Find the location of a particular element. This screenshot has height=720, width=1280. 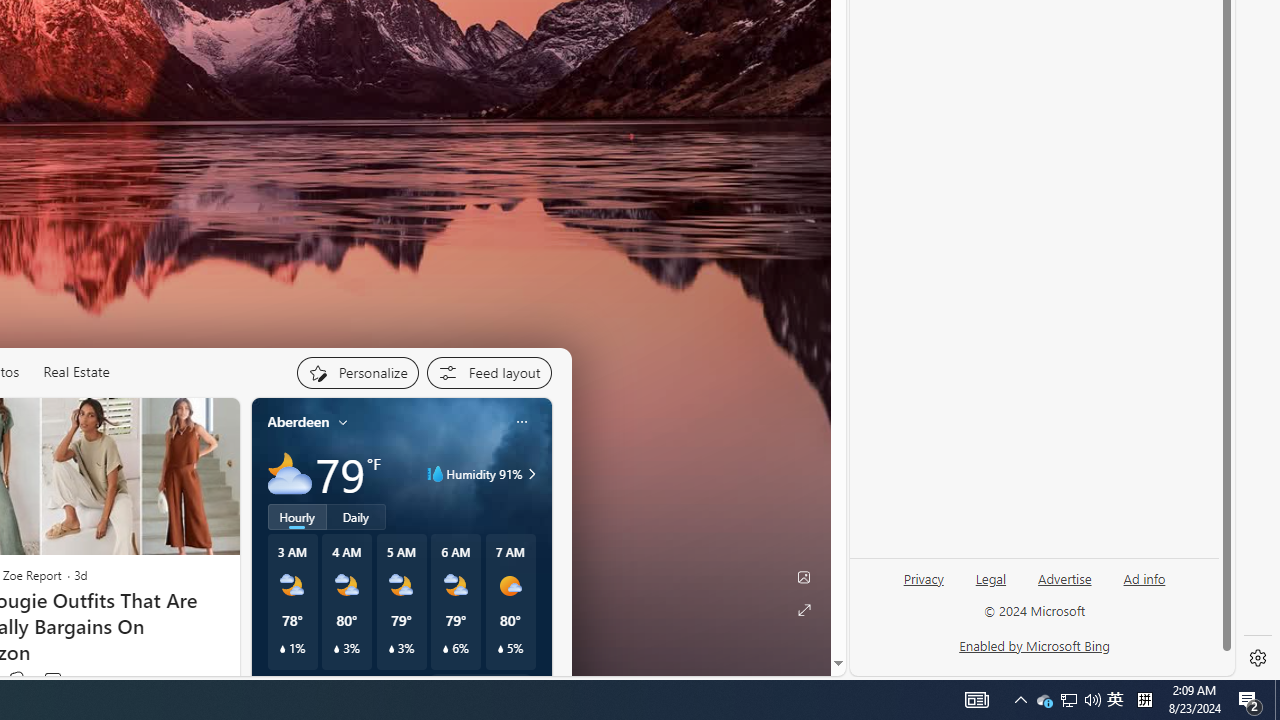

'My location' is located at coordinates (343, 420).